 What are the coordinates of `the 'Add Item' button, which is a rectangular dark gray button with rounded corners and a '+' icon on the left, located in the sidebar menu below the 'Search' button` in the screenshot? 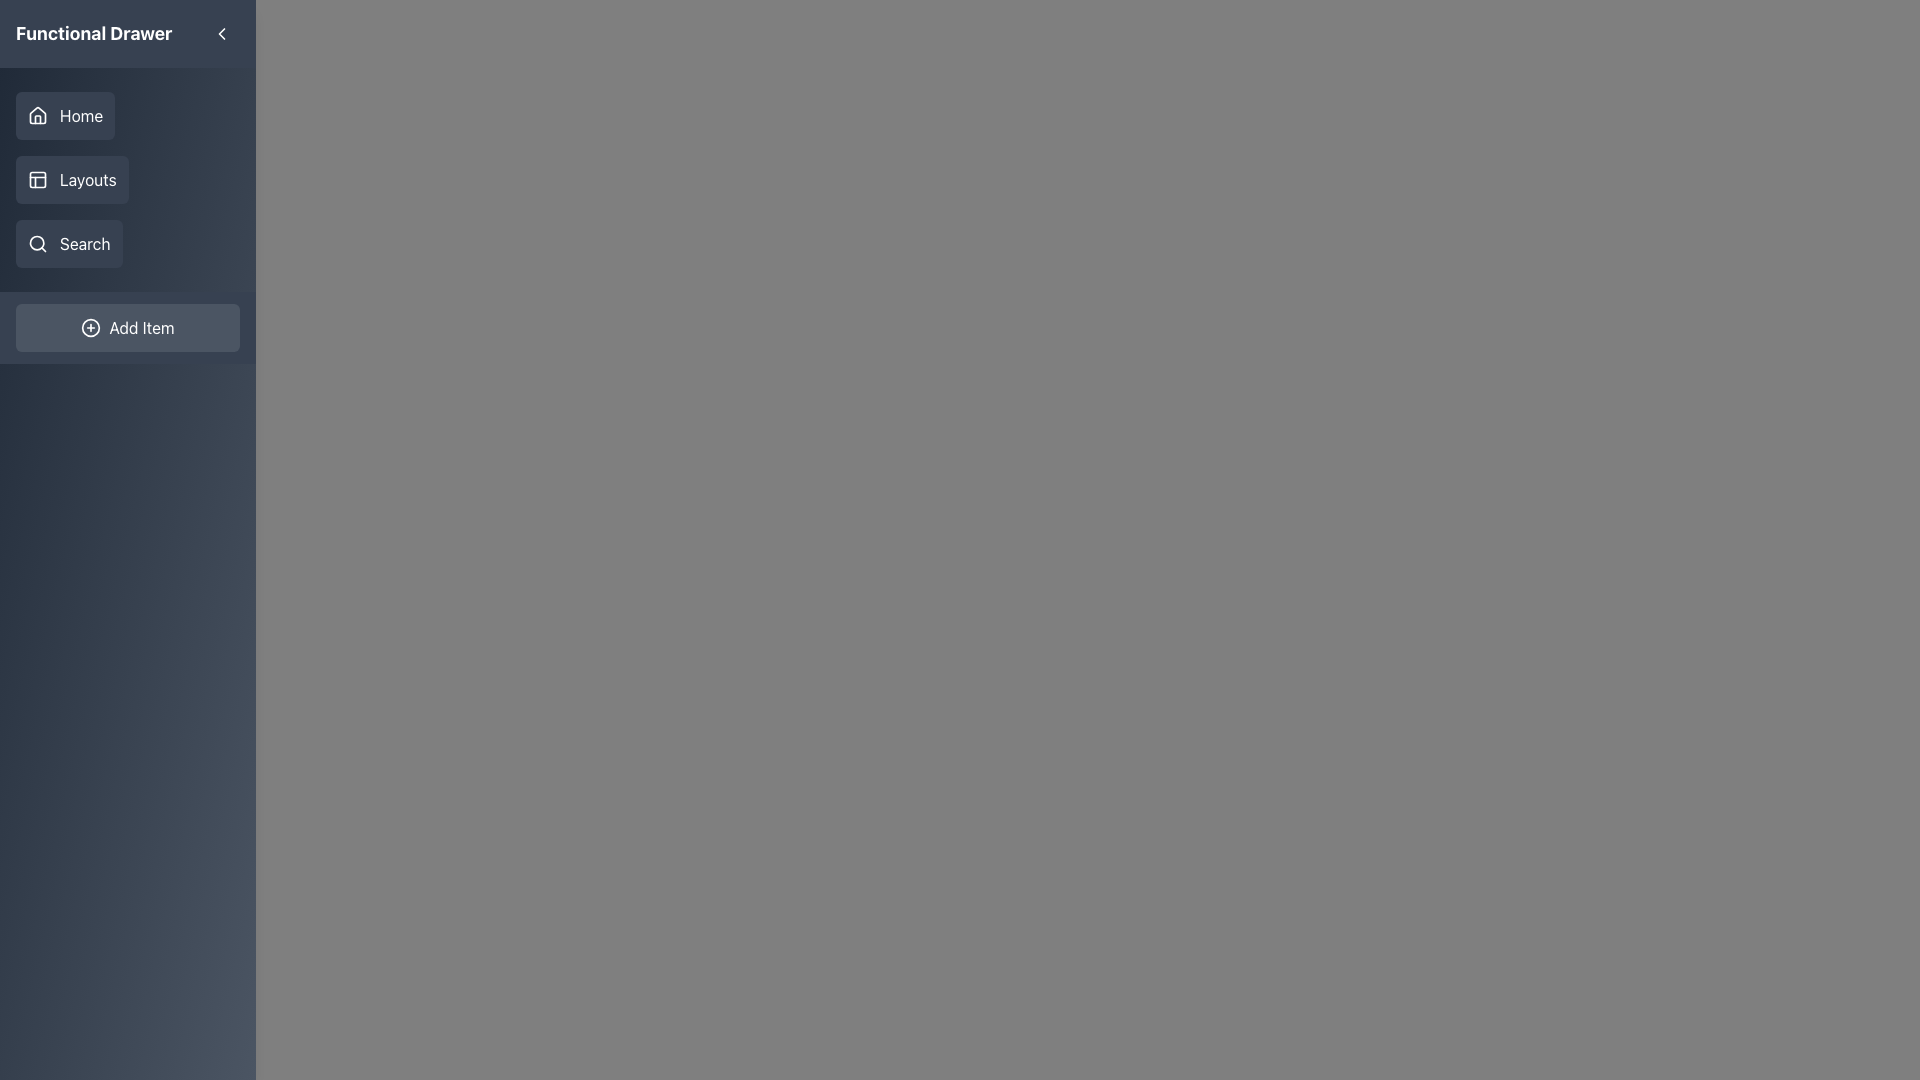 It's located at (127, 326).